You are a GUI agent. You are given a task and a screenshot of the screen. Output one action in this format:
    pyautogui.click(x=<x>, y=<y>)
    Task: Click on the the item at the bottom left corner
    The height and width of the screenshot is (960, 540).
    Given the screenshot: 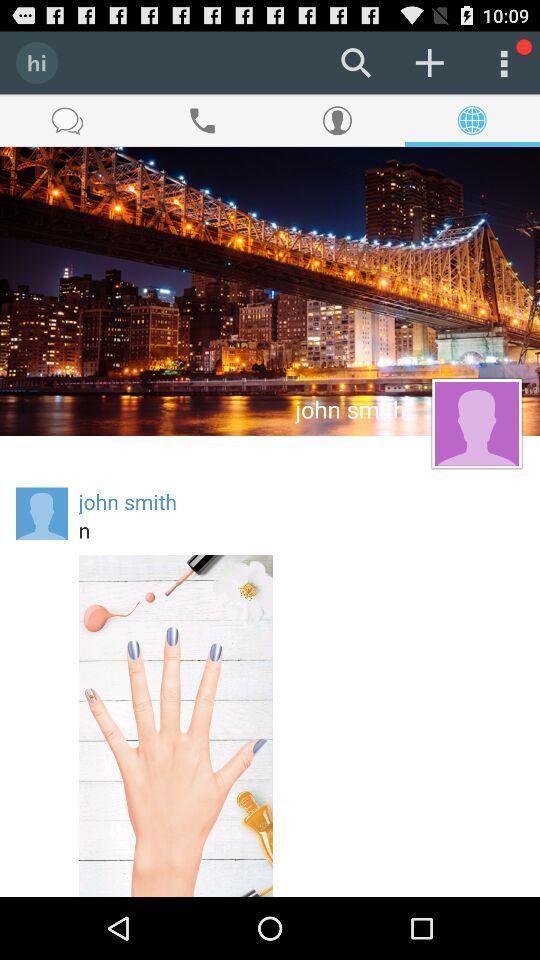 What is the action you would take?
    pyautogui.click(x=175, y=724)
    